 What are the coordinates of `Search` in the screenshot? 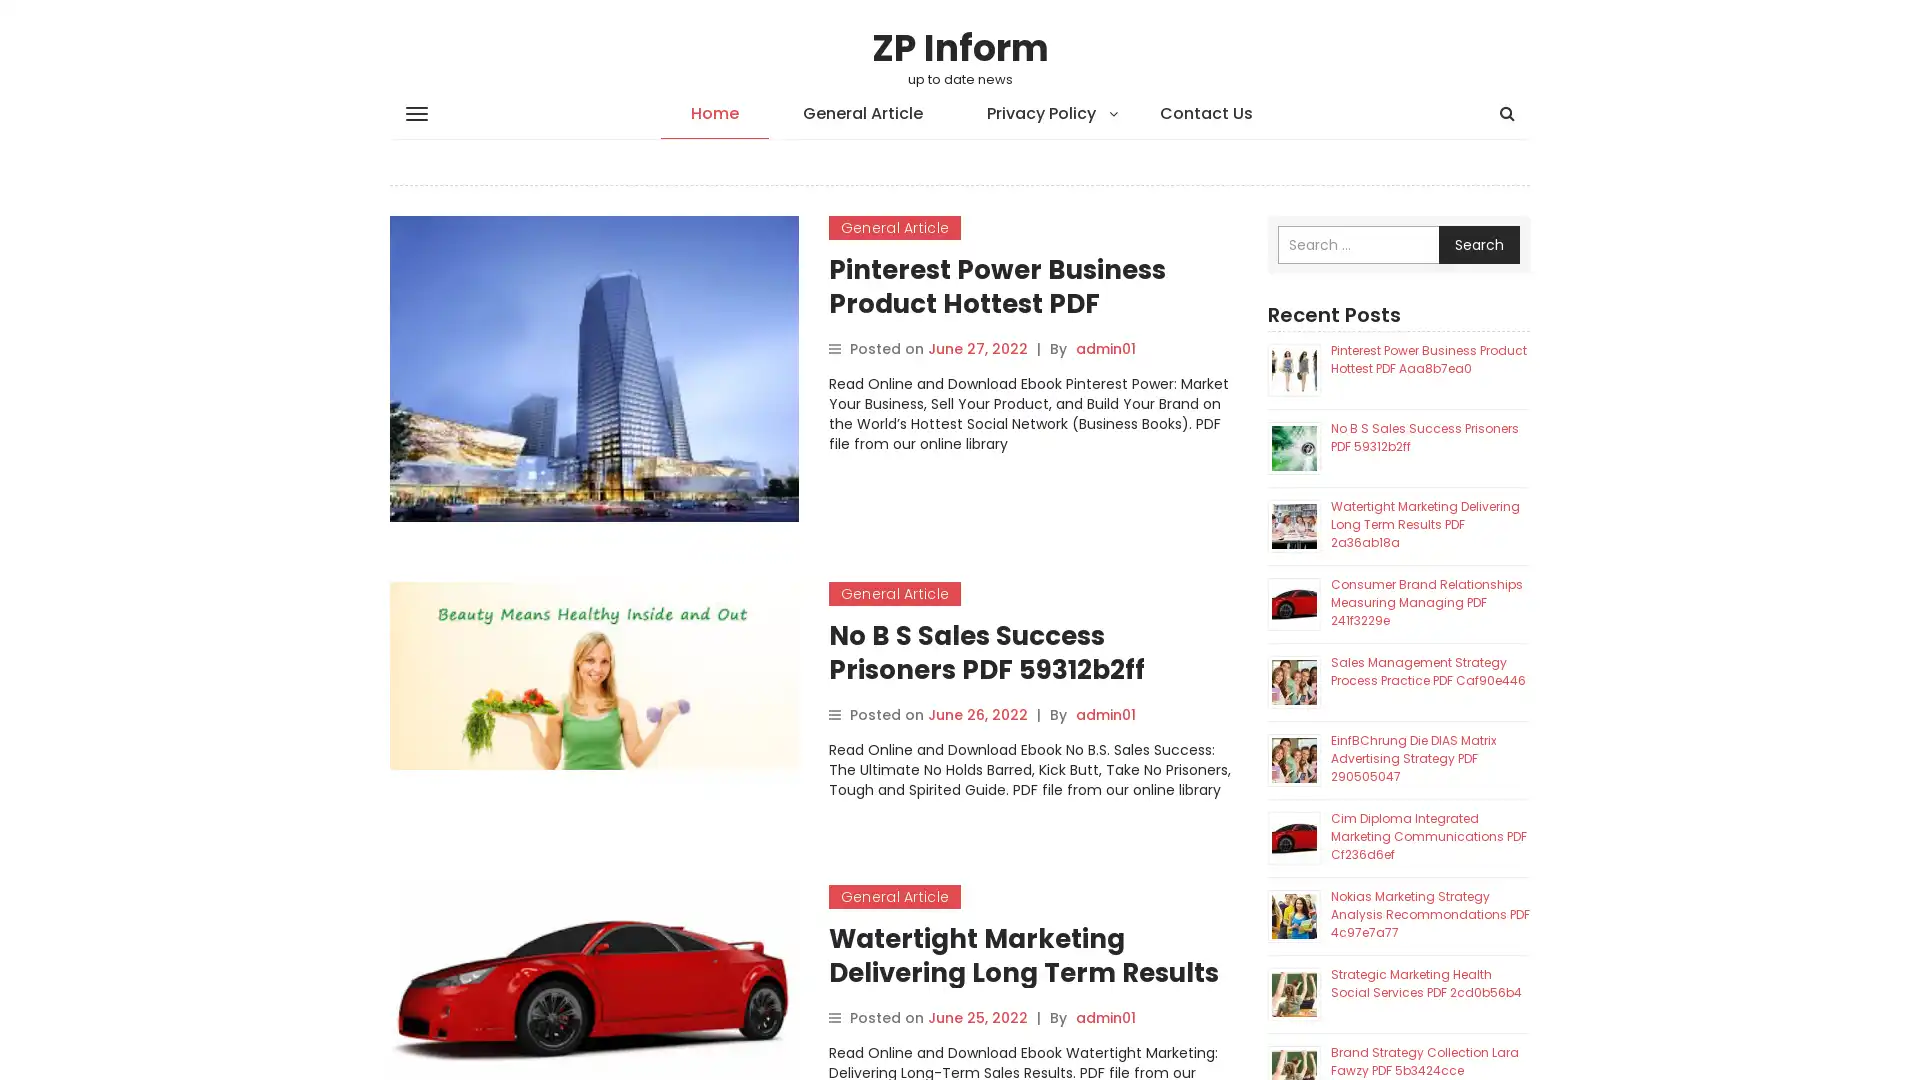 It's located at (1479, 244).